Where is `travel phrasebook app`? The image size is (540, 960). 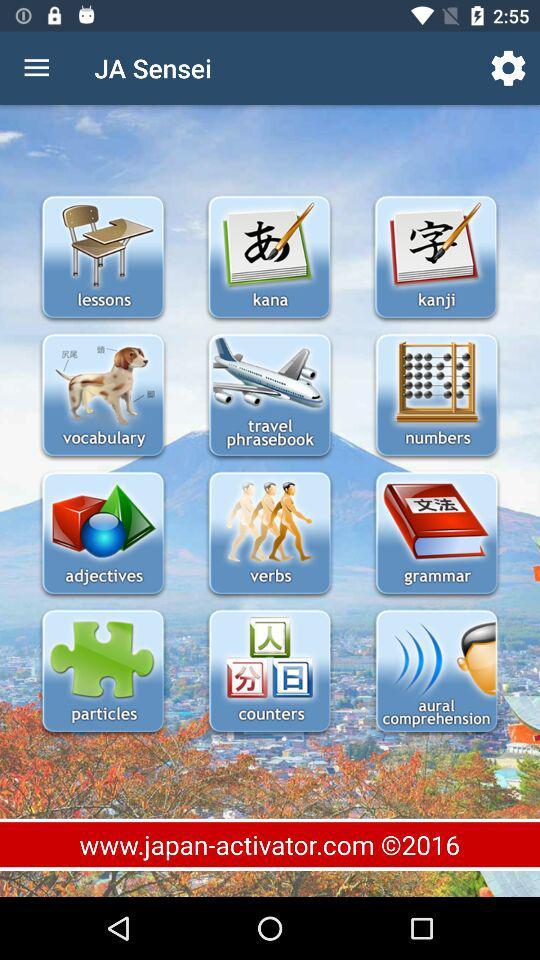
travel phrasebook app is located at coordinates (269, 396).